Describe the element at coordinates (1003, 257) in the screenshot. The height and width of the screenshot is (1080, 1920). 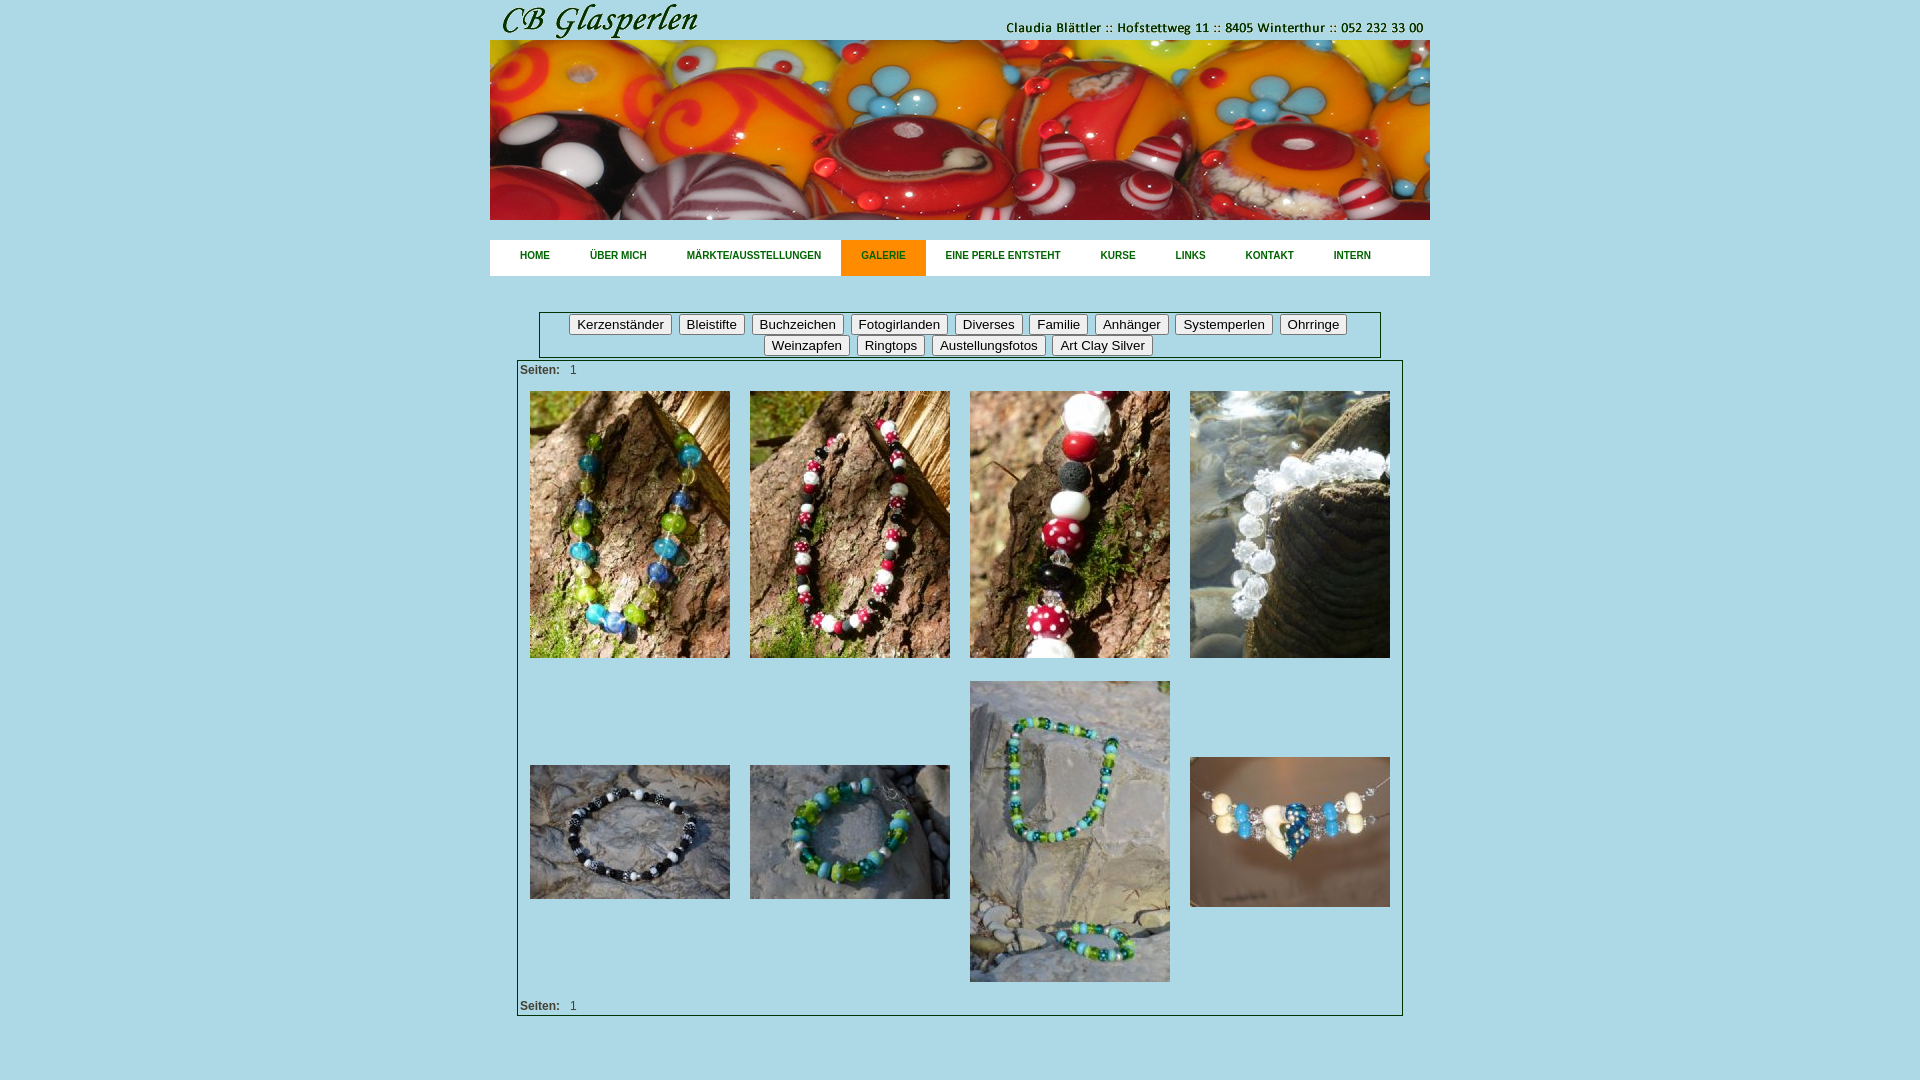
I see `'EINE PERLE ENTSTEHT'` at that location.